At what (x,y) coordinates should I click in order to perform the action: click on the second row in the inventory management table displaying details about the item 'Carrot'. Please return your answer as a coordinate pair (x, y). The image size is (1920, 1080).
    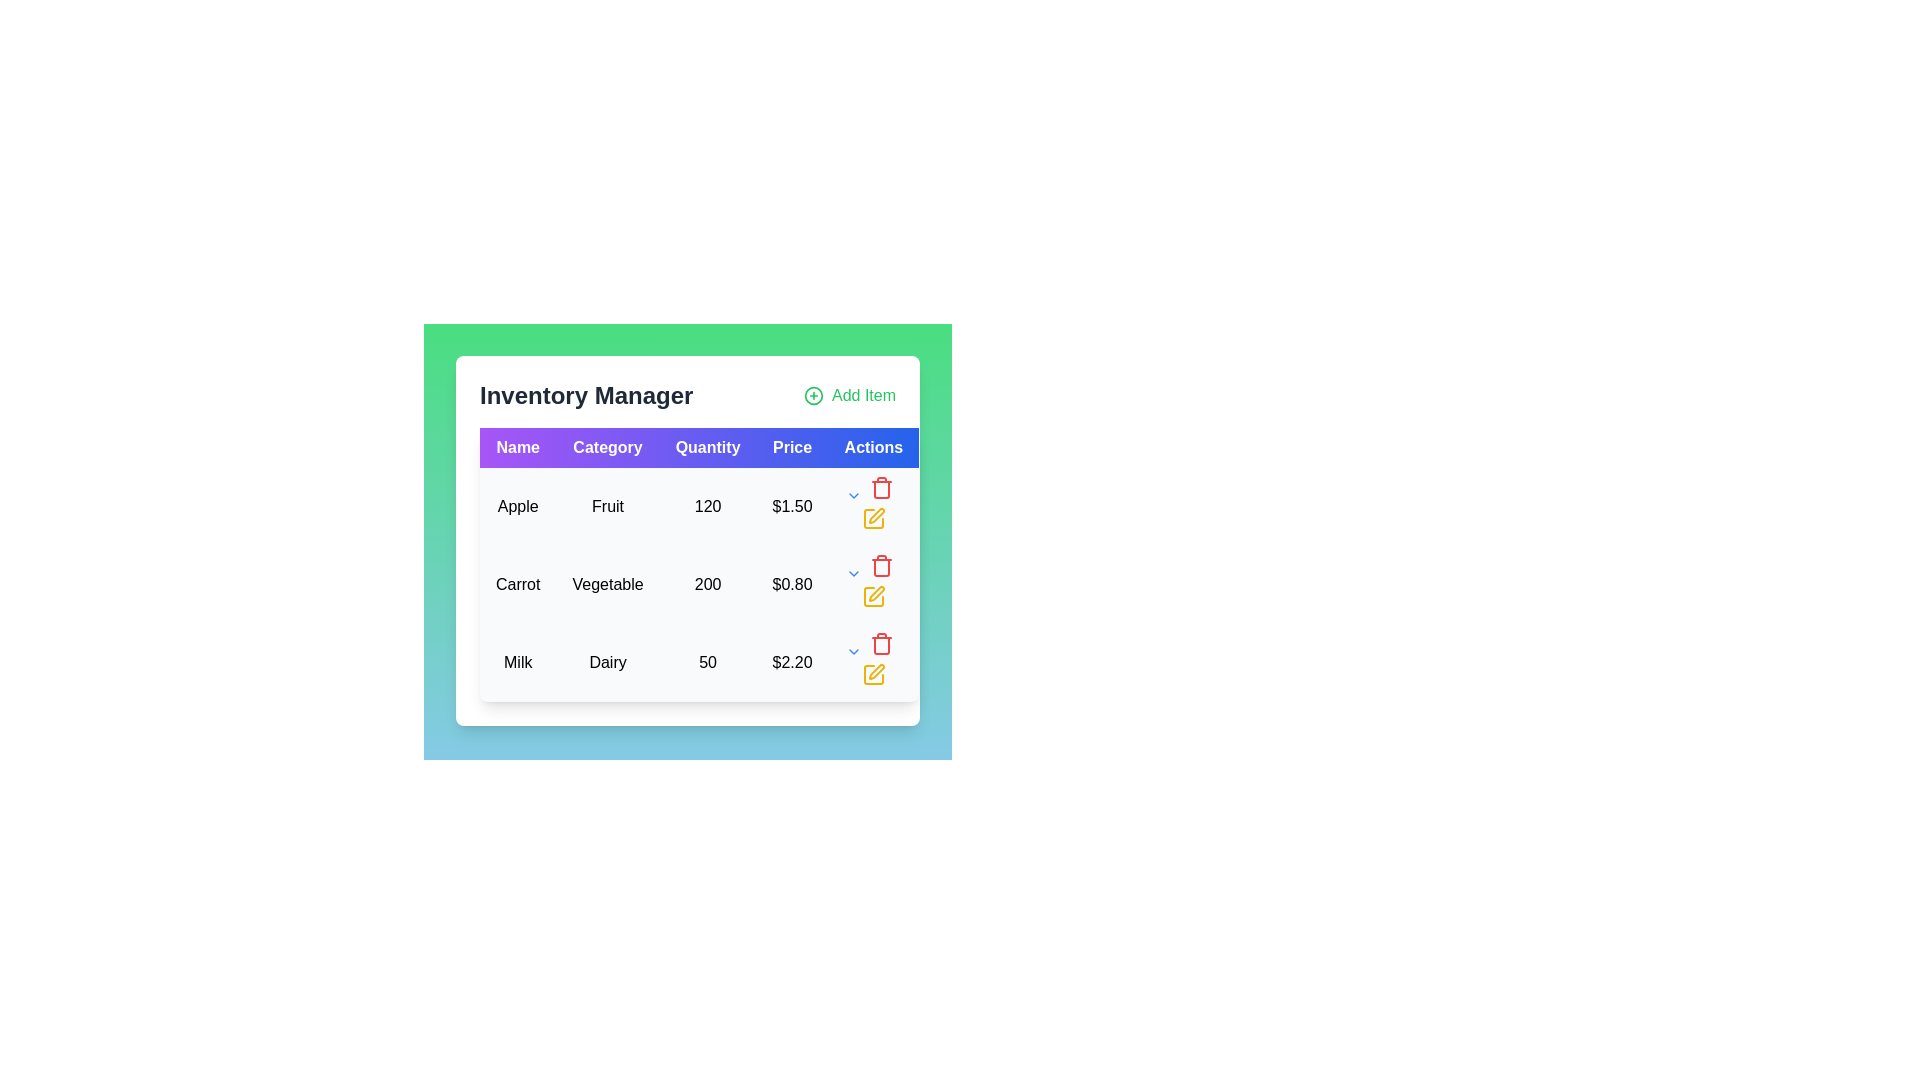
    Looking at the image, I should click on (699, 585).